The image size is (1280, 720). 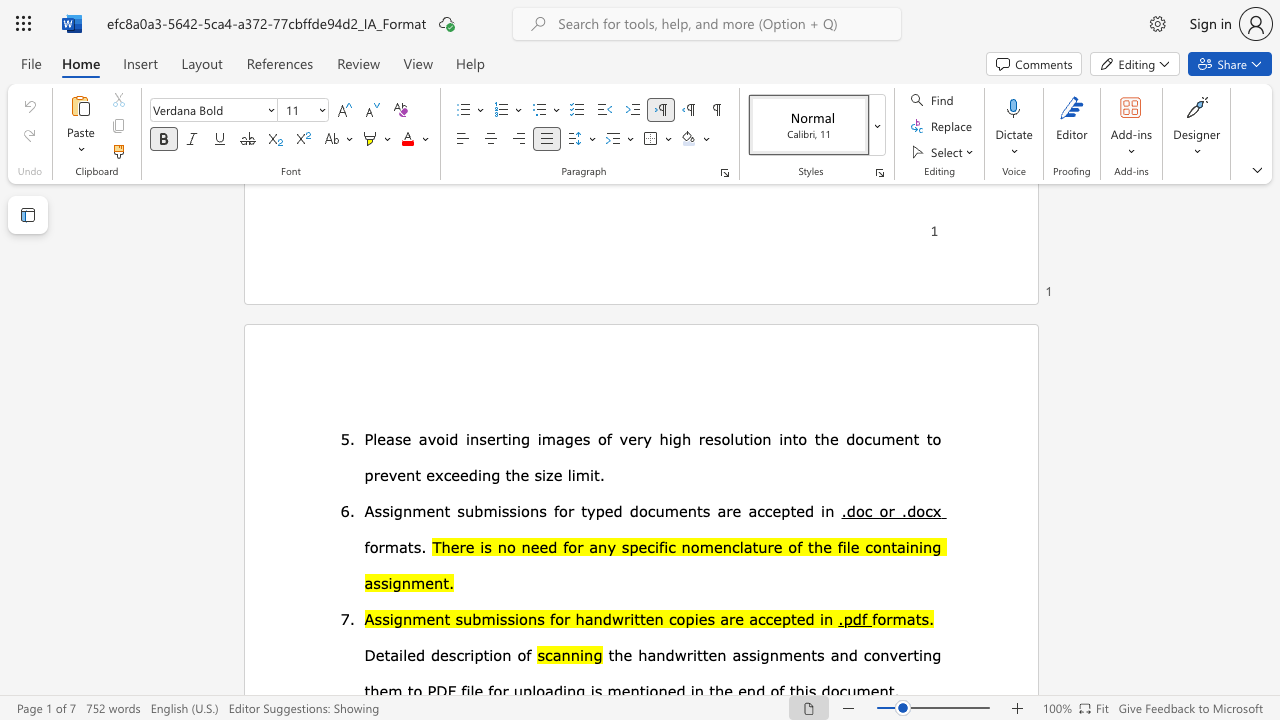 I want to click on the subset text "void insertin" within the text "Please avoid inserting images of", so click(x=426, y=437).